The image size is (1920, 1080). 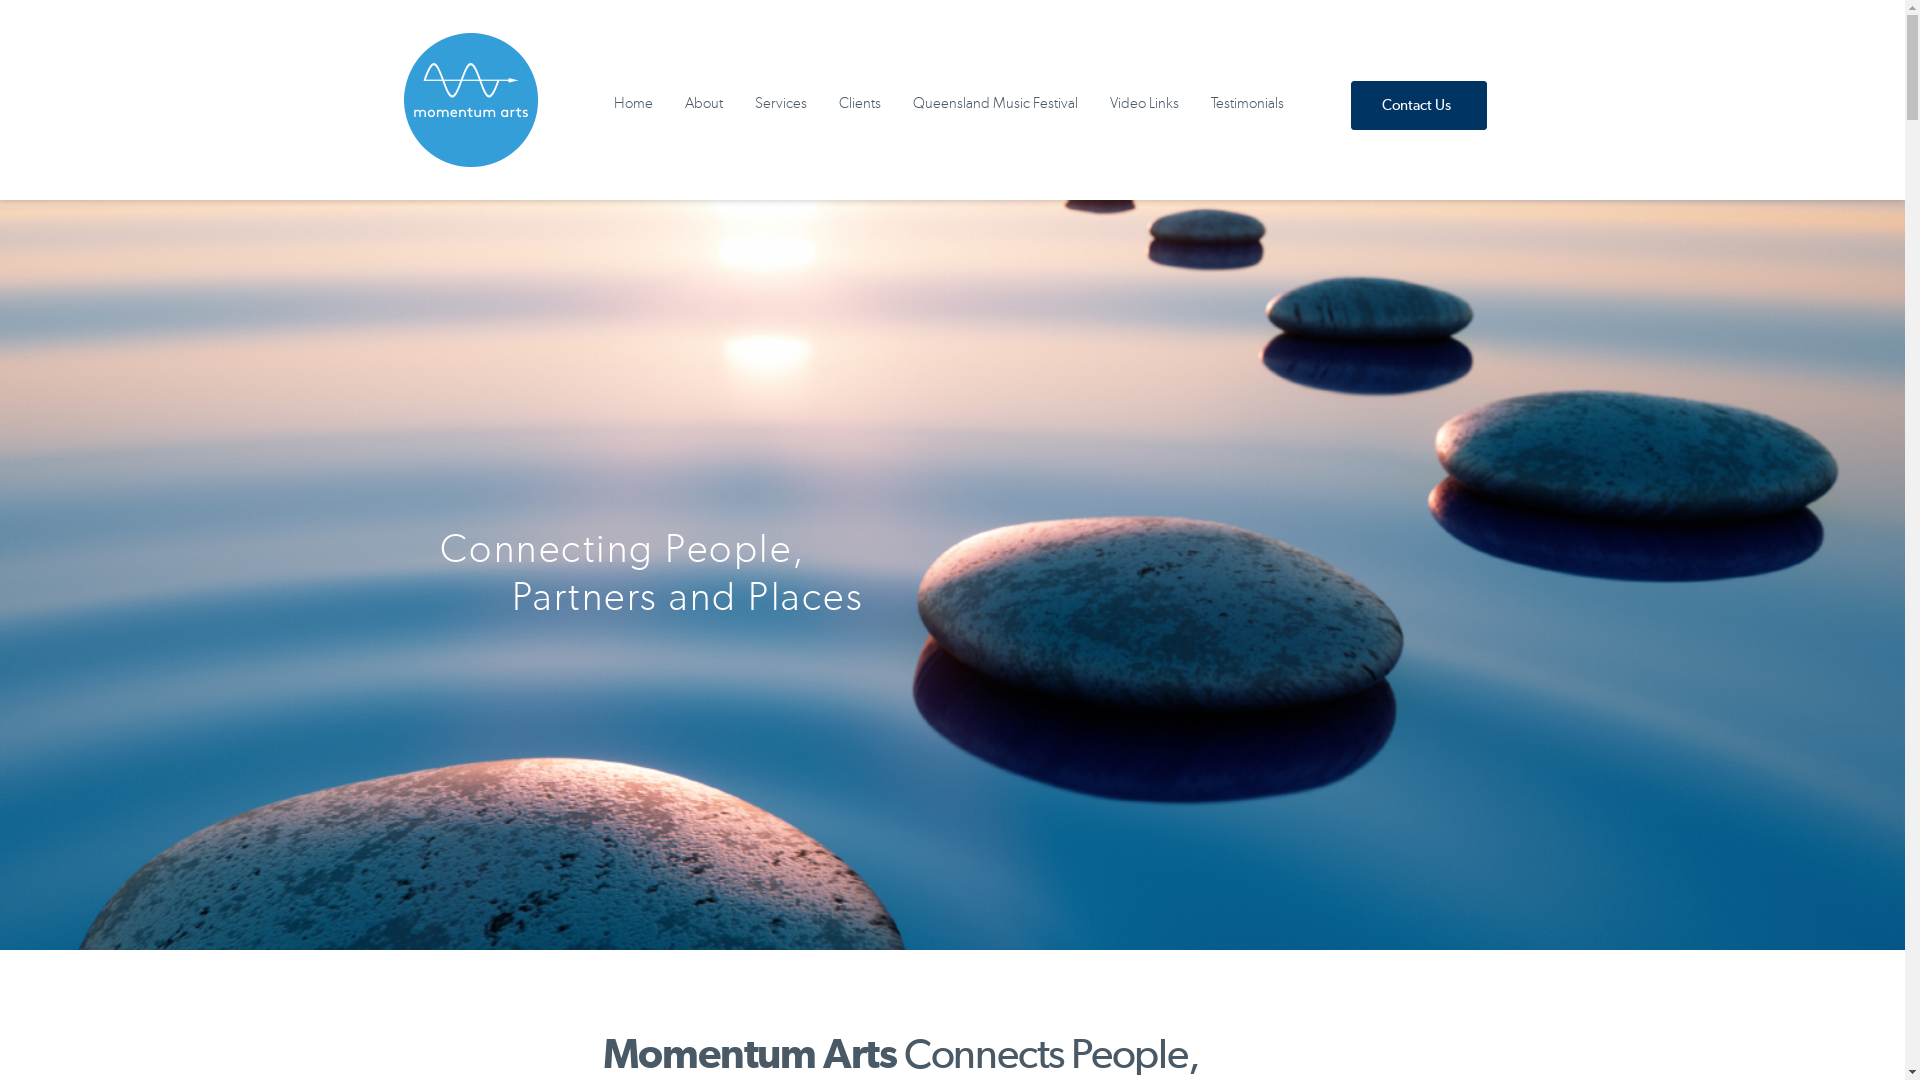 I want to click on 'About', so click(x=704, y=104).